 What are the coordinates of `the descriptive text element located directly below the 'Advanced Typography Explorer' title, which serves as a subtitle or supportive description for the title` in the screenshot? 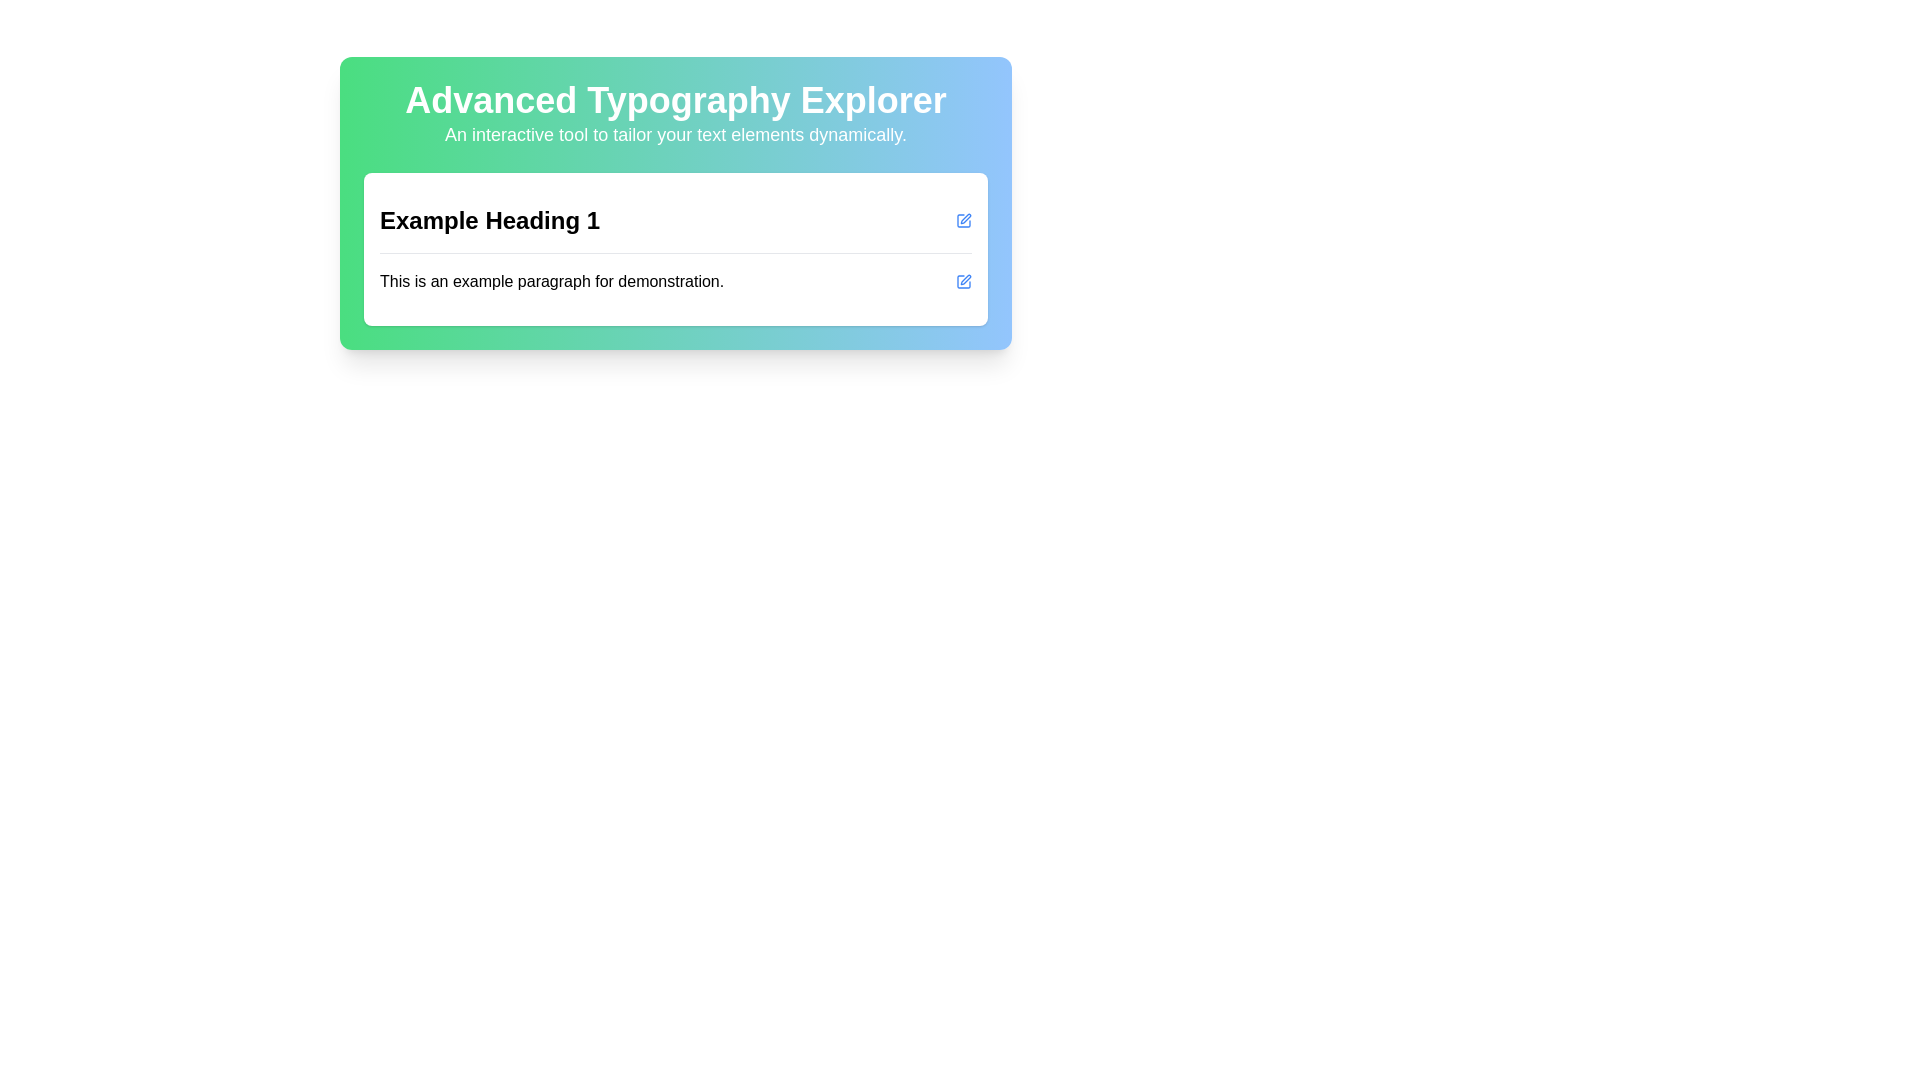 It's located at (676, 135).